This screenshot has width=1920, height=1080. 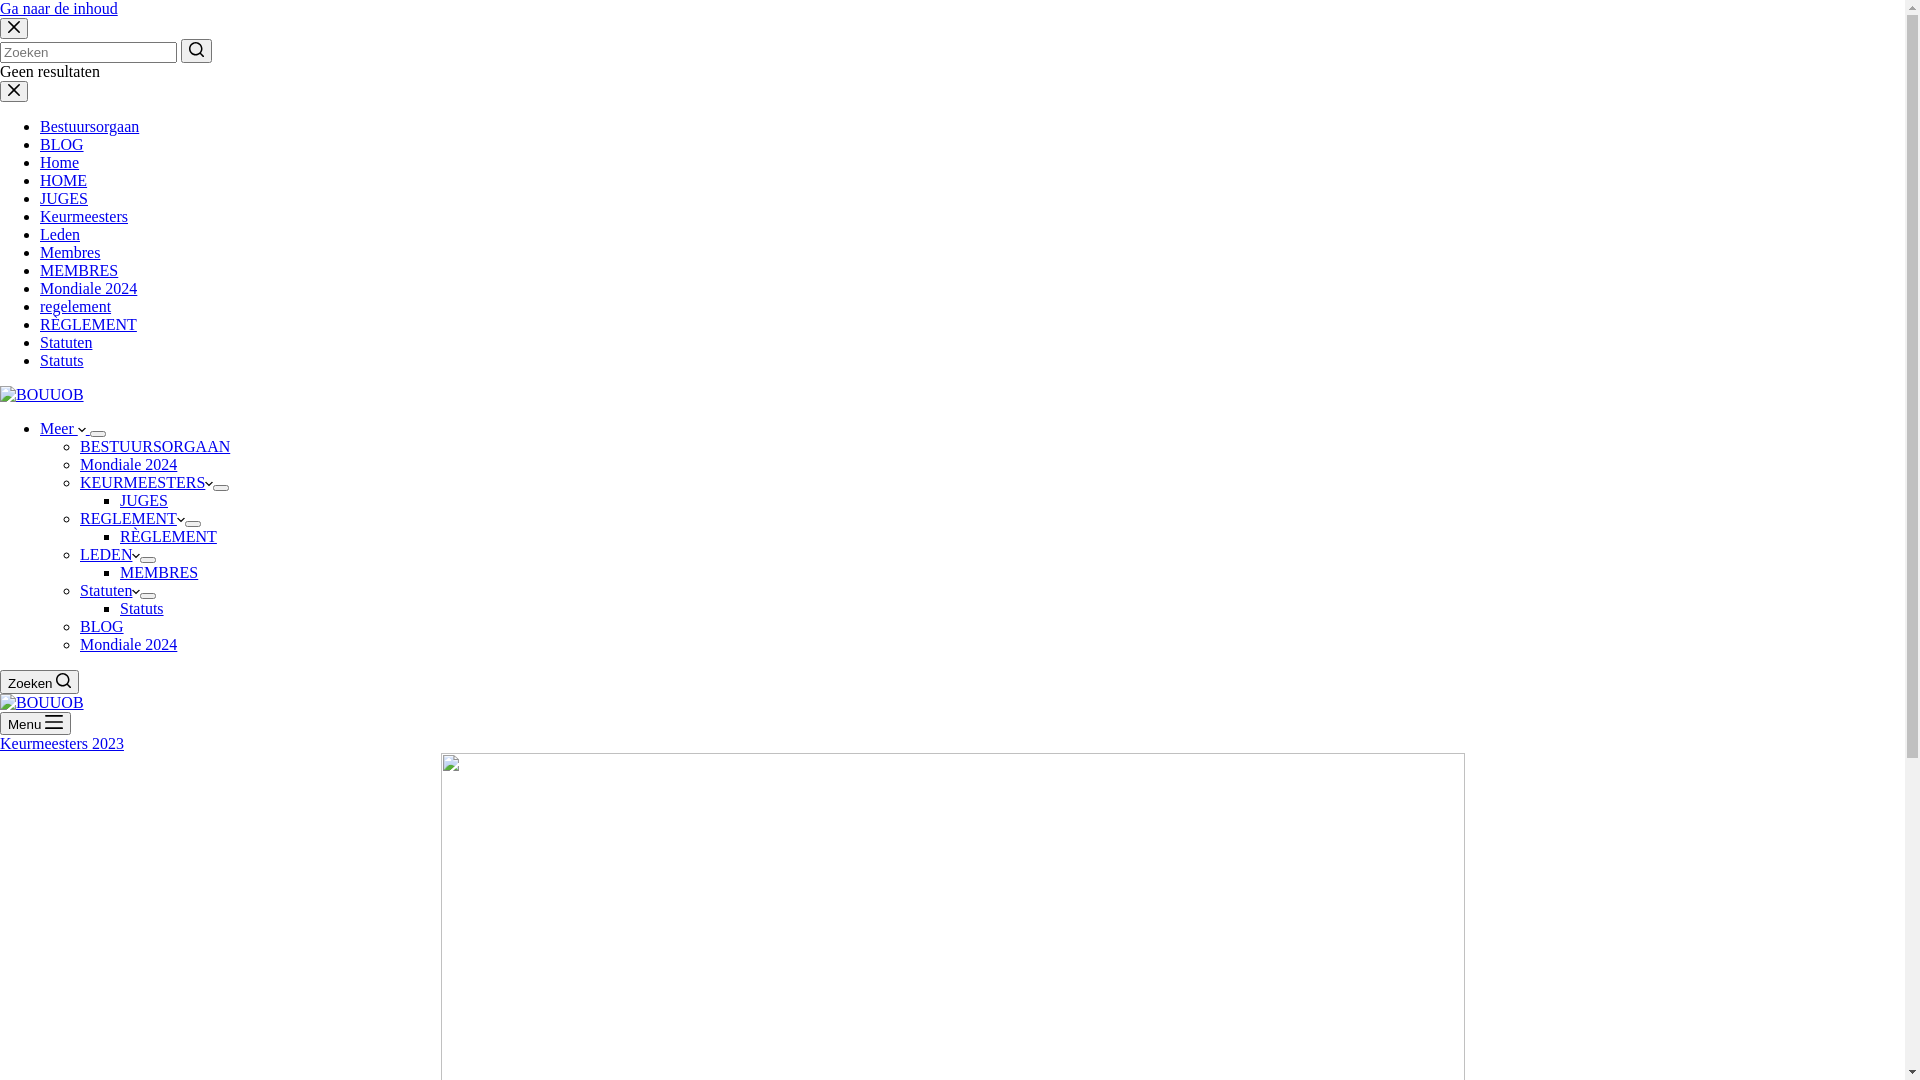 What do you see at coordinates (80, 482) in the screenshot?
I see `'KEURMEESTERS'` at bounding box center [80, 482].